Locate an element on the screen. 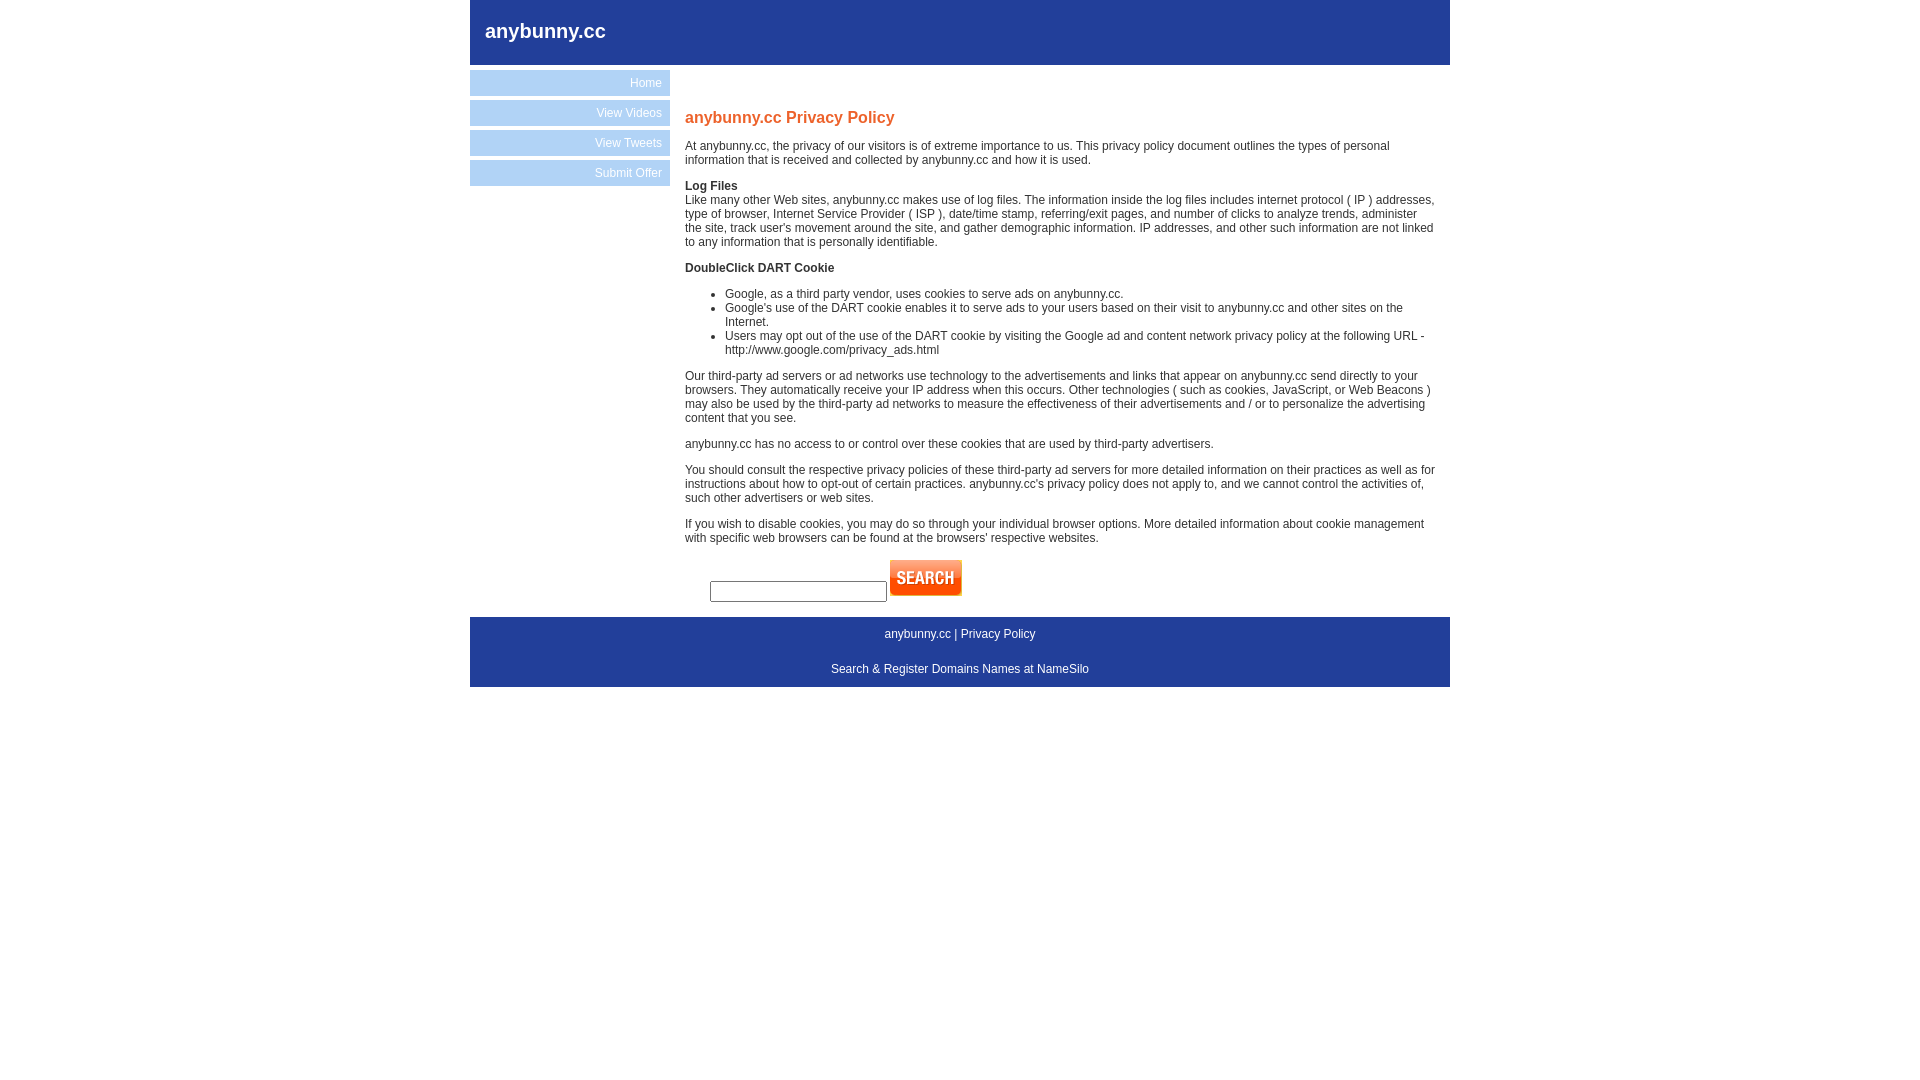 The width and height of the screenshot is (1920, 1080). 'Home' is located at coordinates (469, 82).